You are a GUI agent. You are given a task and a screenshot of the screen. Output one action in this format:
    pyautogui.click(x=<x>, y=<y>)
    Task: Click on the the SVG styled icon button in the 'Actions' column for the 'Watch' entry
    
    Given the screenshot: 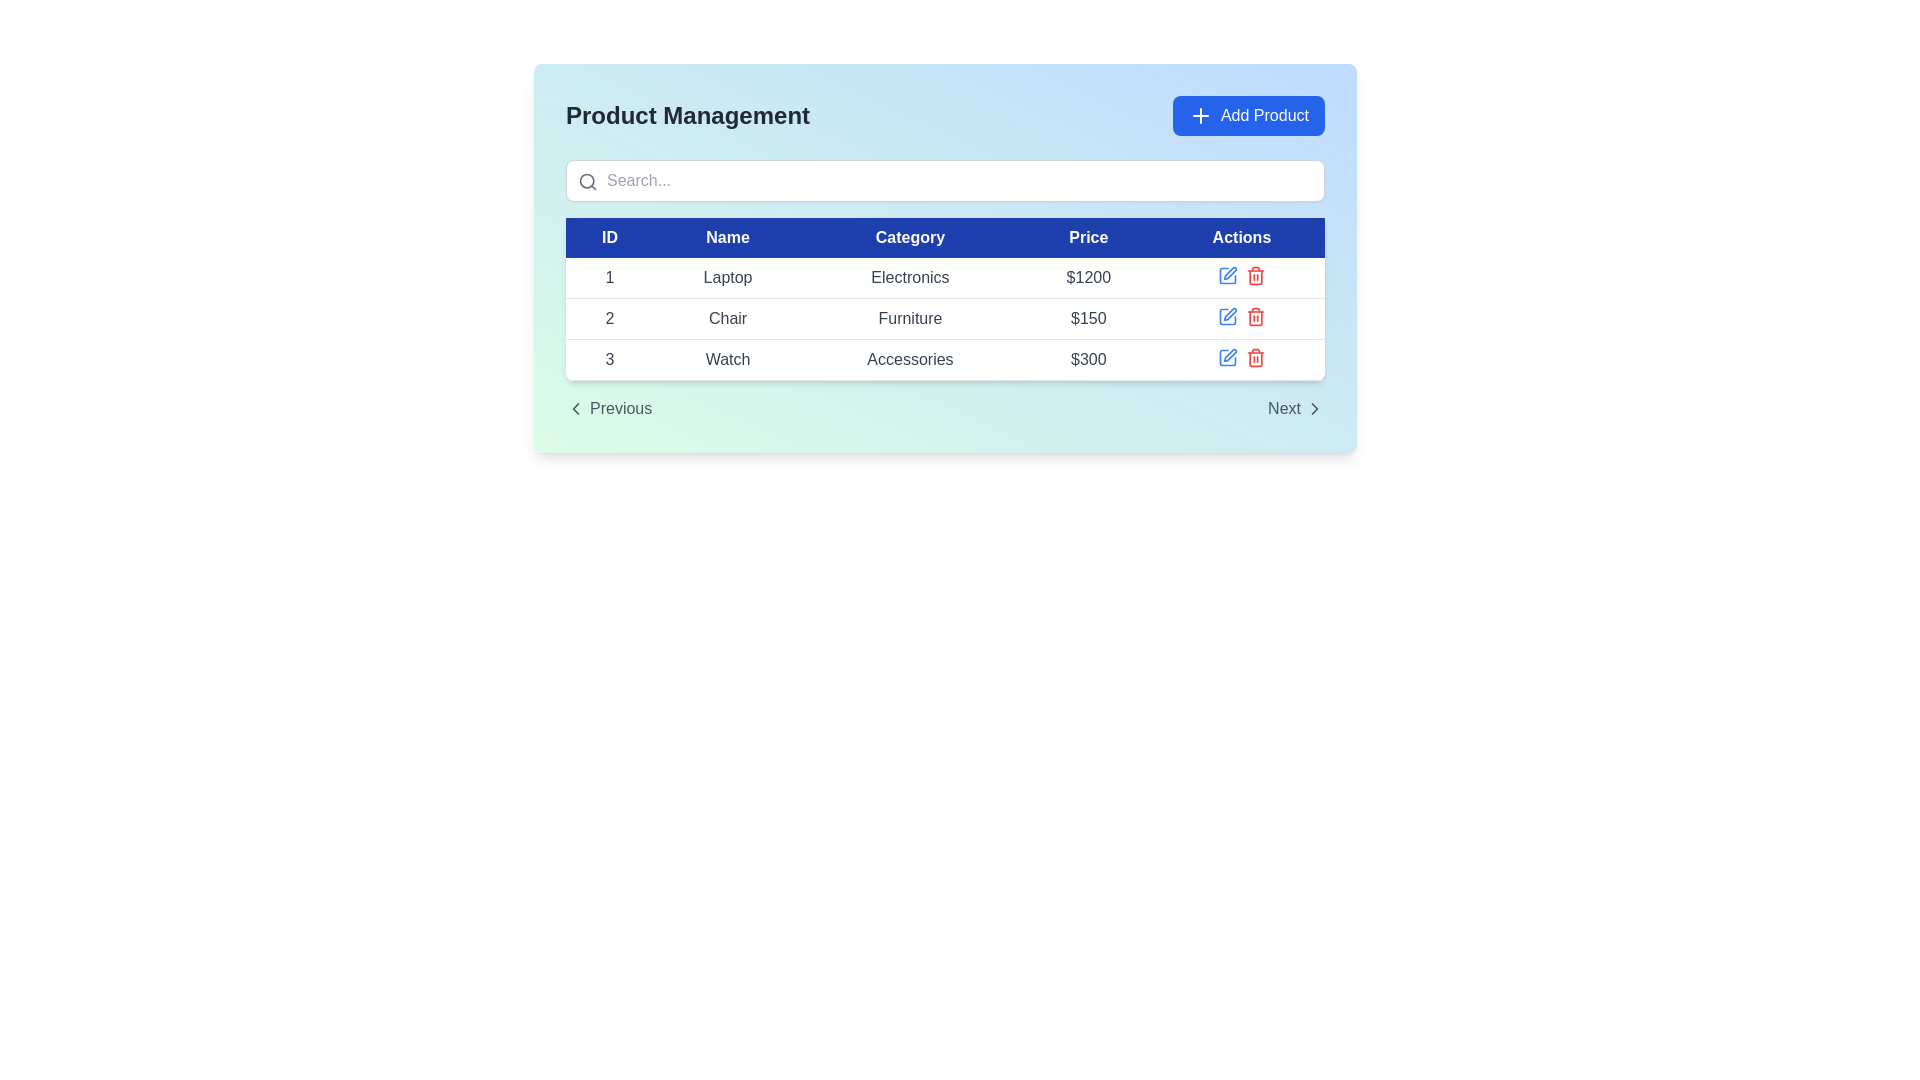 What is the action you would take?
    pyautogui.click(x=1228, y=353)
    